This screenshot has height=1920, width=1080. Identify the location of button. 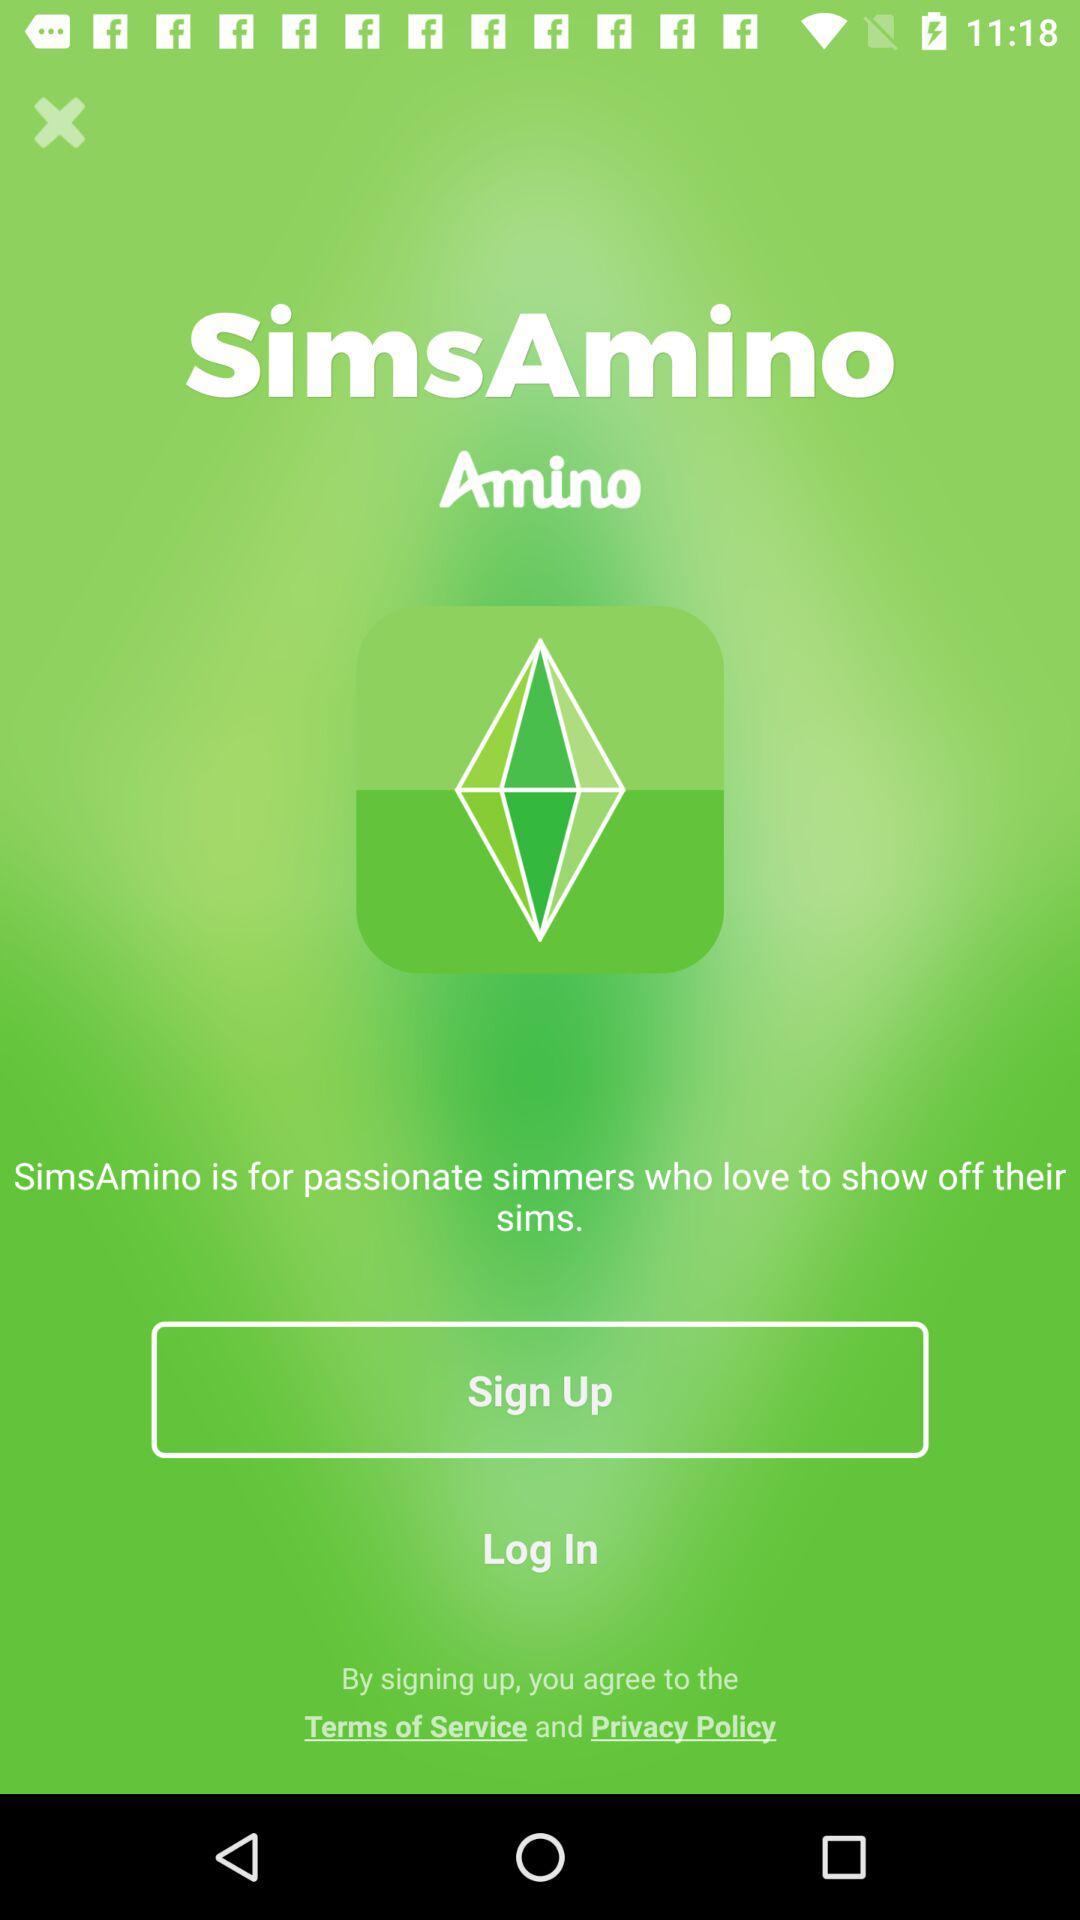
(59, 122).